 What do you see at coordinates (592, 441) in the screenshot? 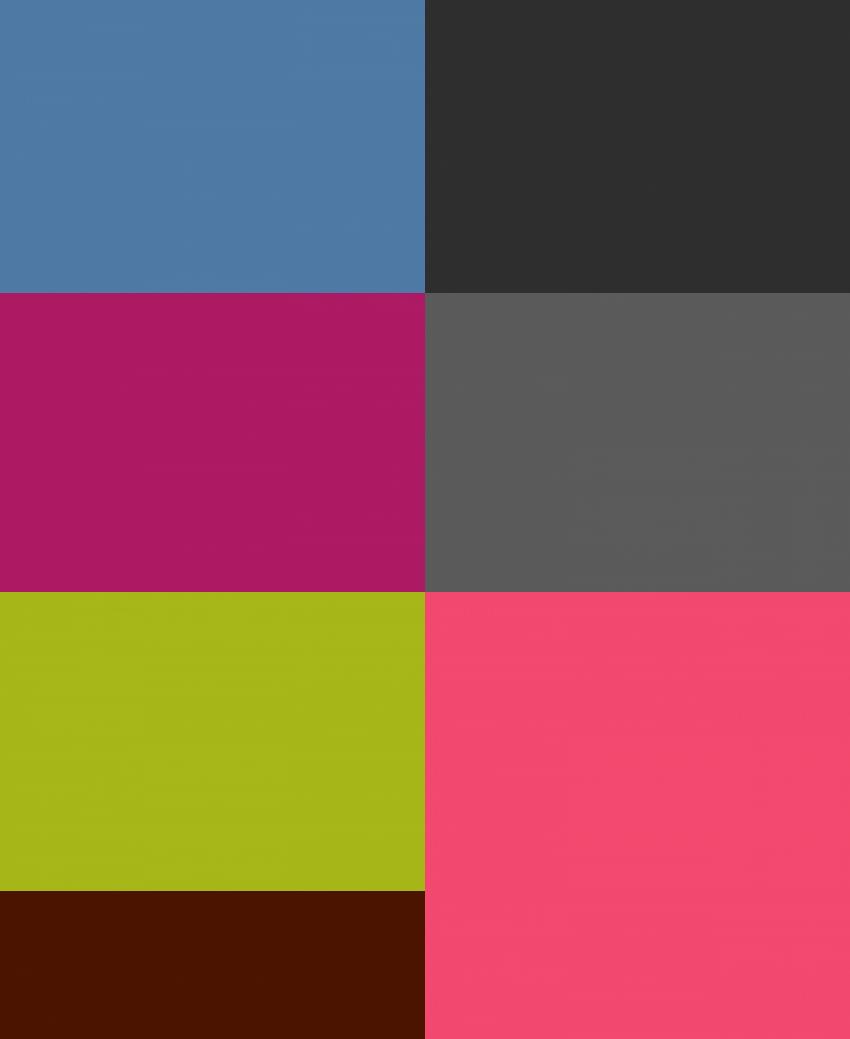
I see `'Case Study 4'` at bounding box center [592, 441].